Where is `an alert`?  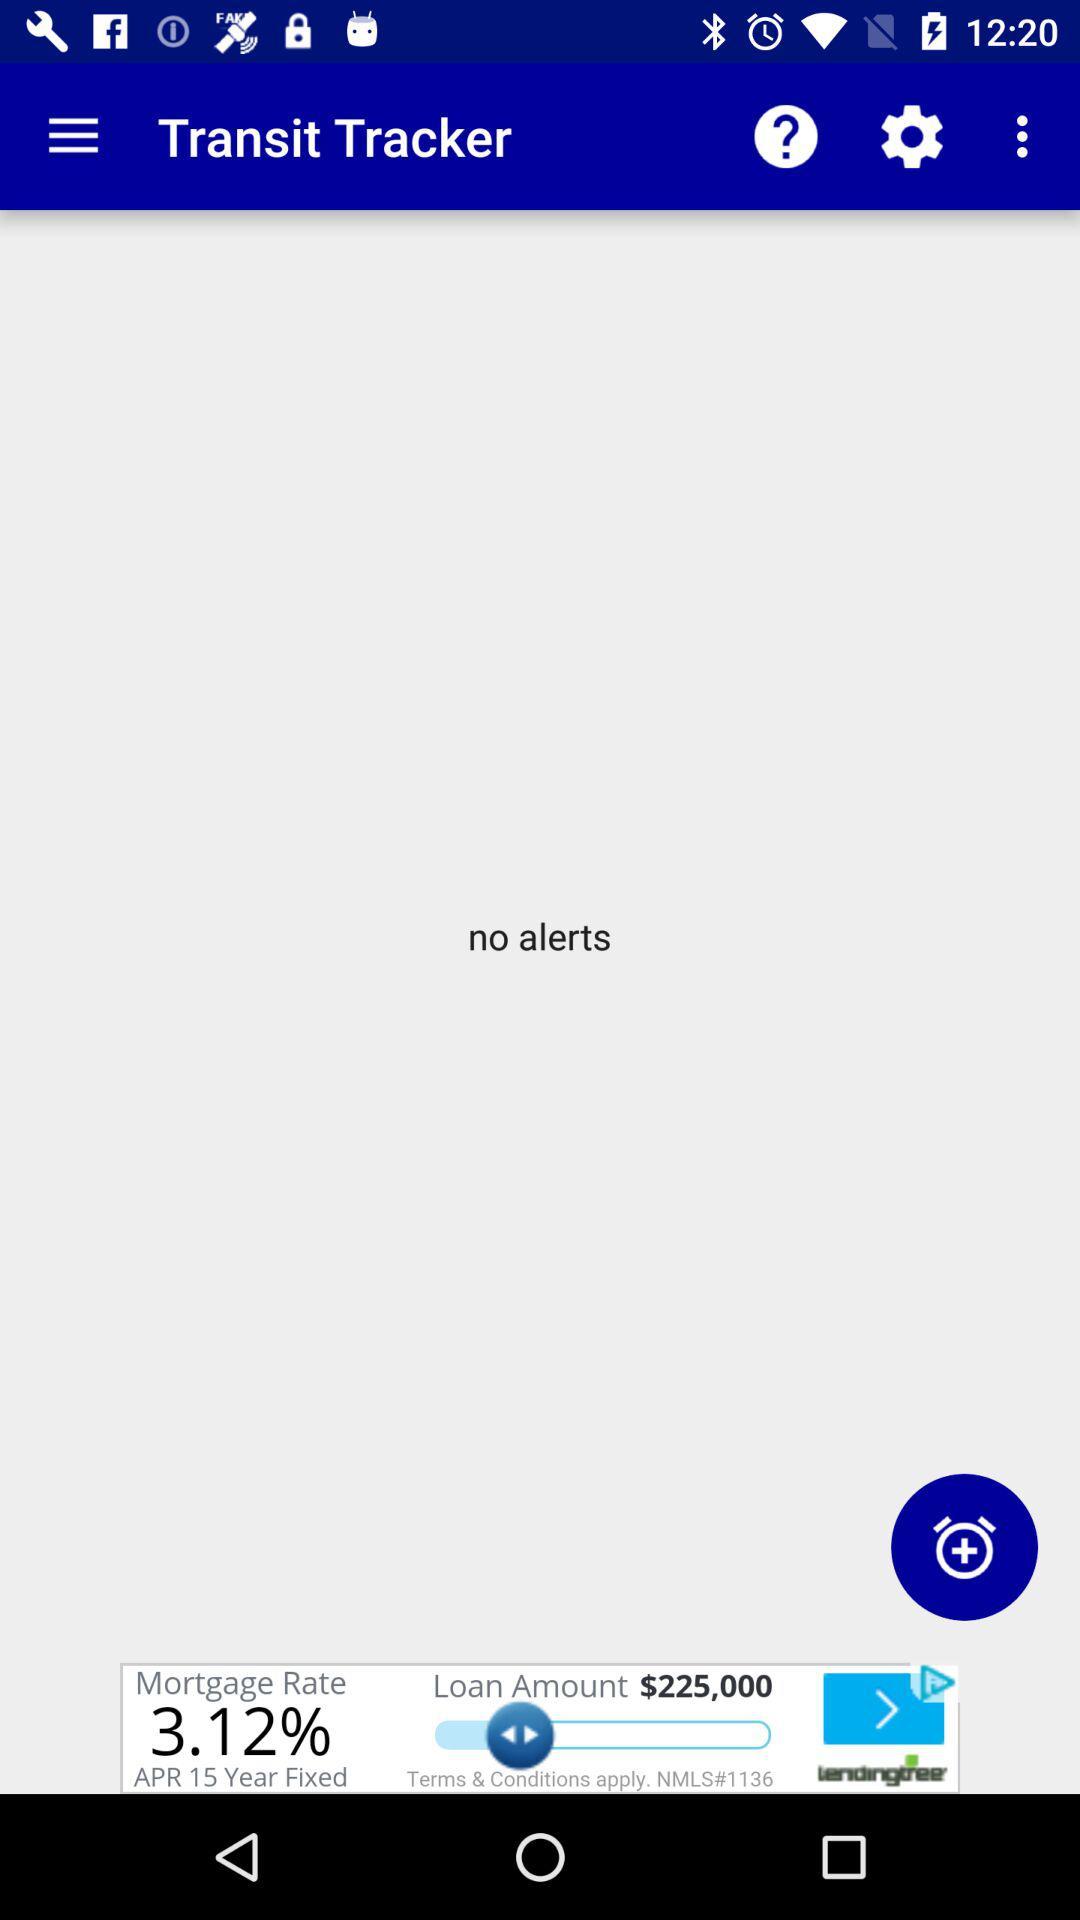
an alert is located at coordinates (963, 1546).